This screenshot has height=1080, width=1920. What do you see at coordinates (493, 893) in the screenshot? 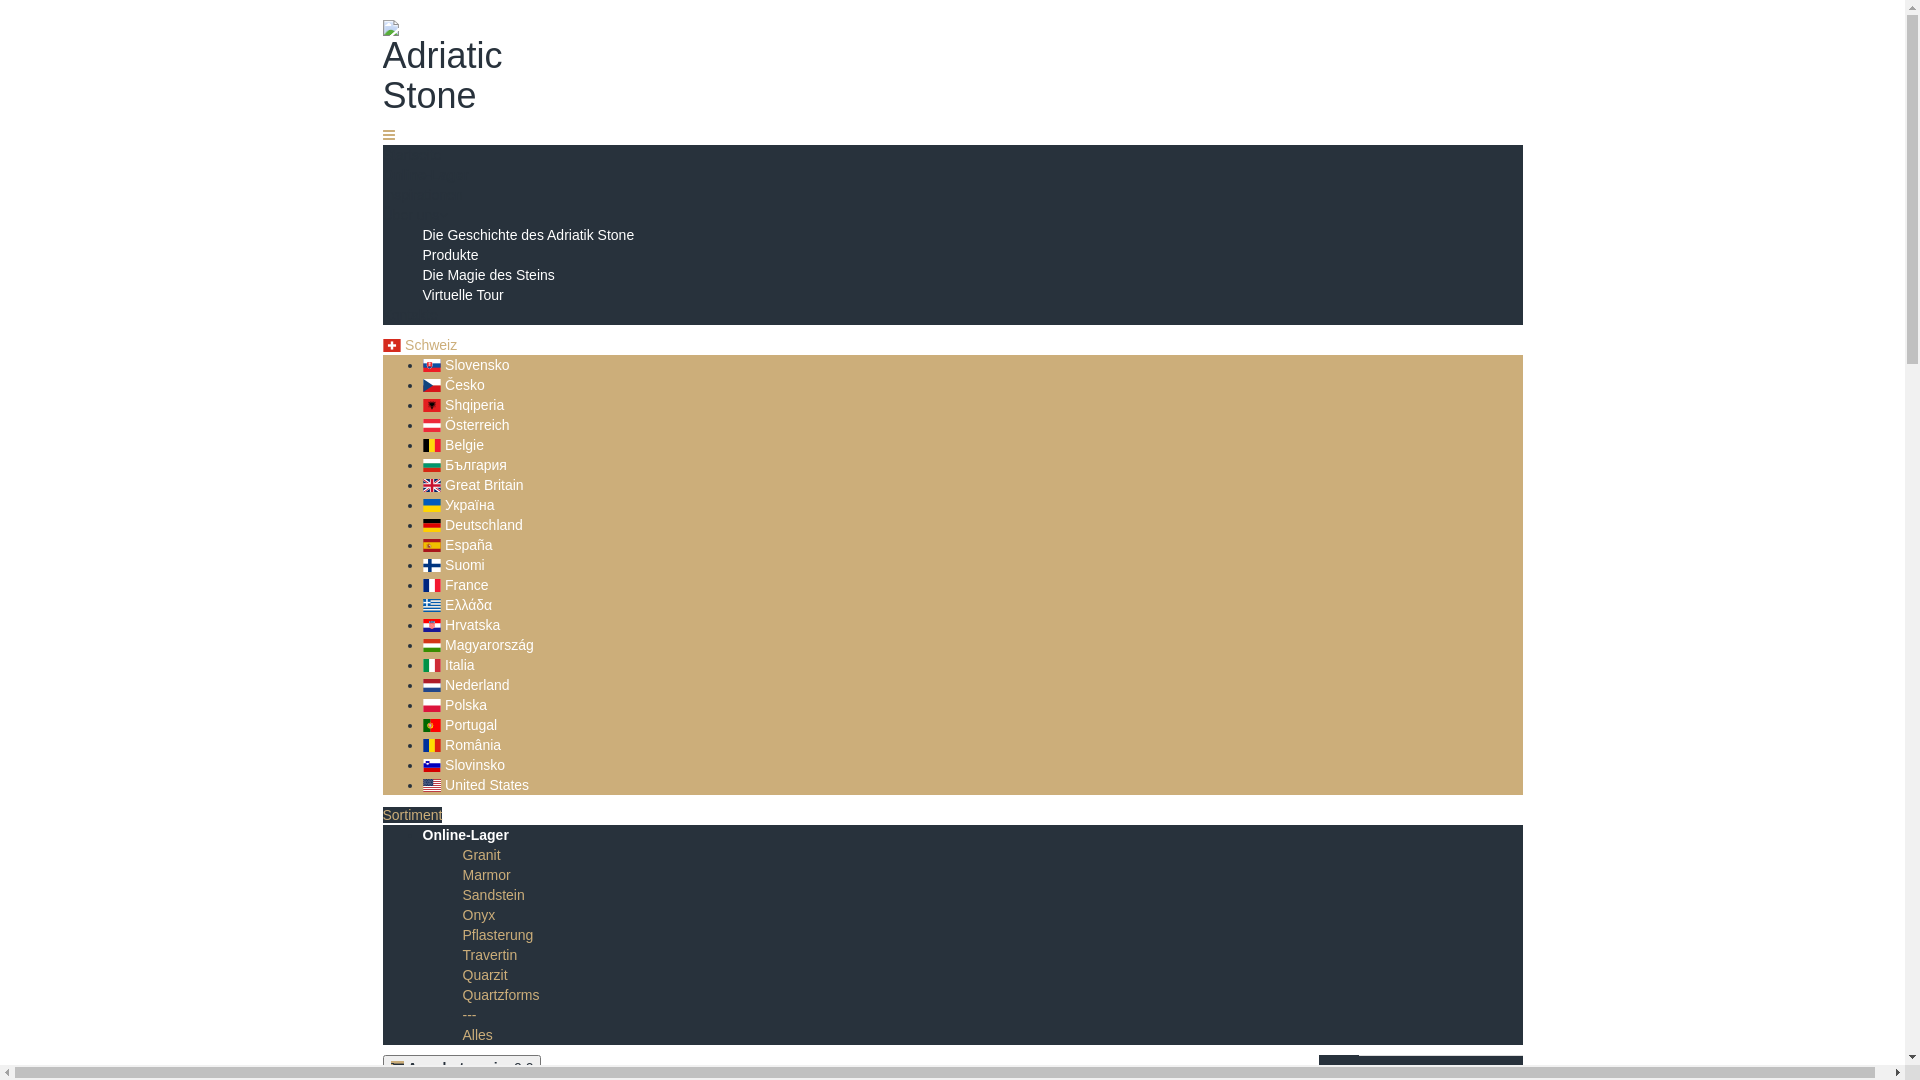
I see `'Sandstein'` at bounding box center [493, 893].